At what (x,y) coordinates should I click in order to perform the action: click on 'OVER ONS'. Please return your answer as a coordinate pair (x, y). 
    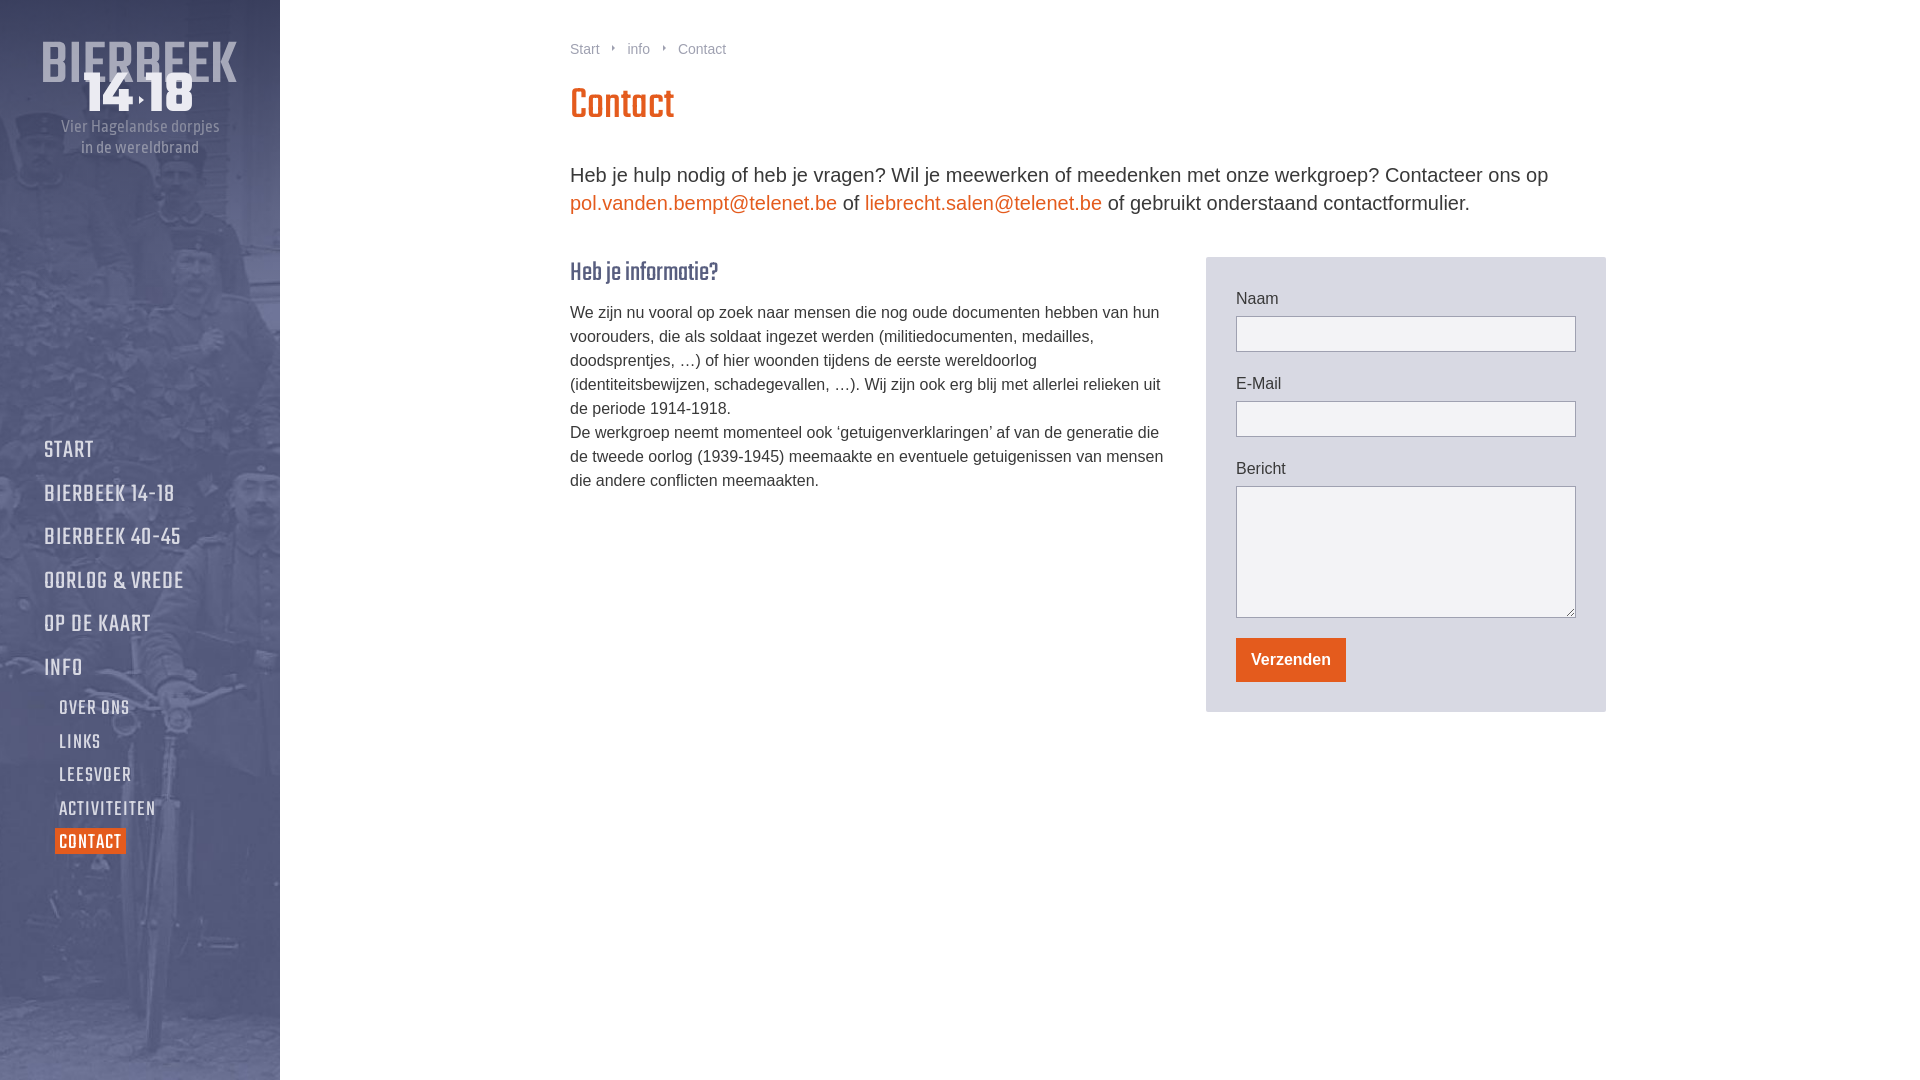
    Looking at the image, I should click on (93, 708).